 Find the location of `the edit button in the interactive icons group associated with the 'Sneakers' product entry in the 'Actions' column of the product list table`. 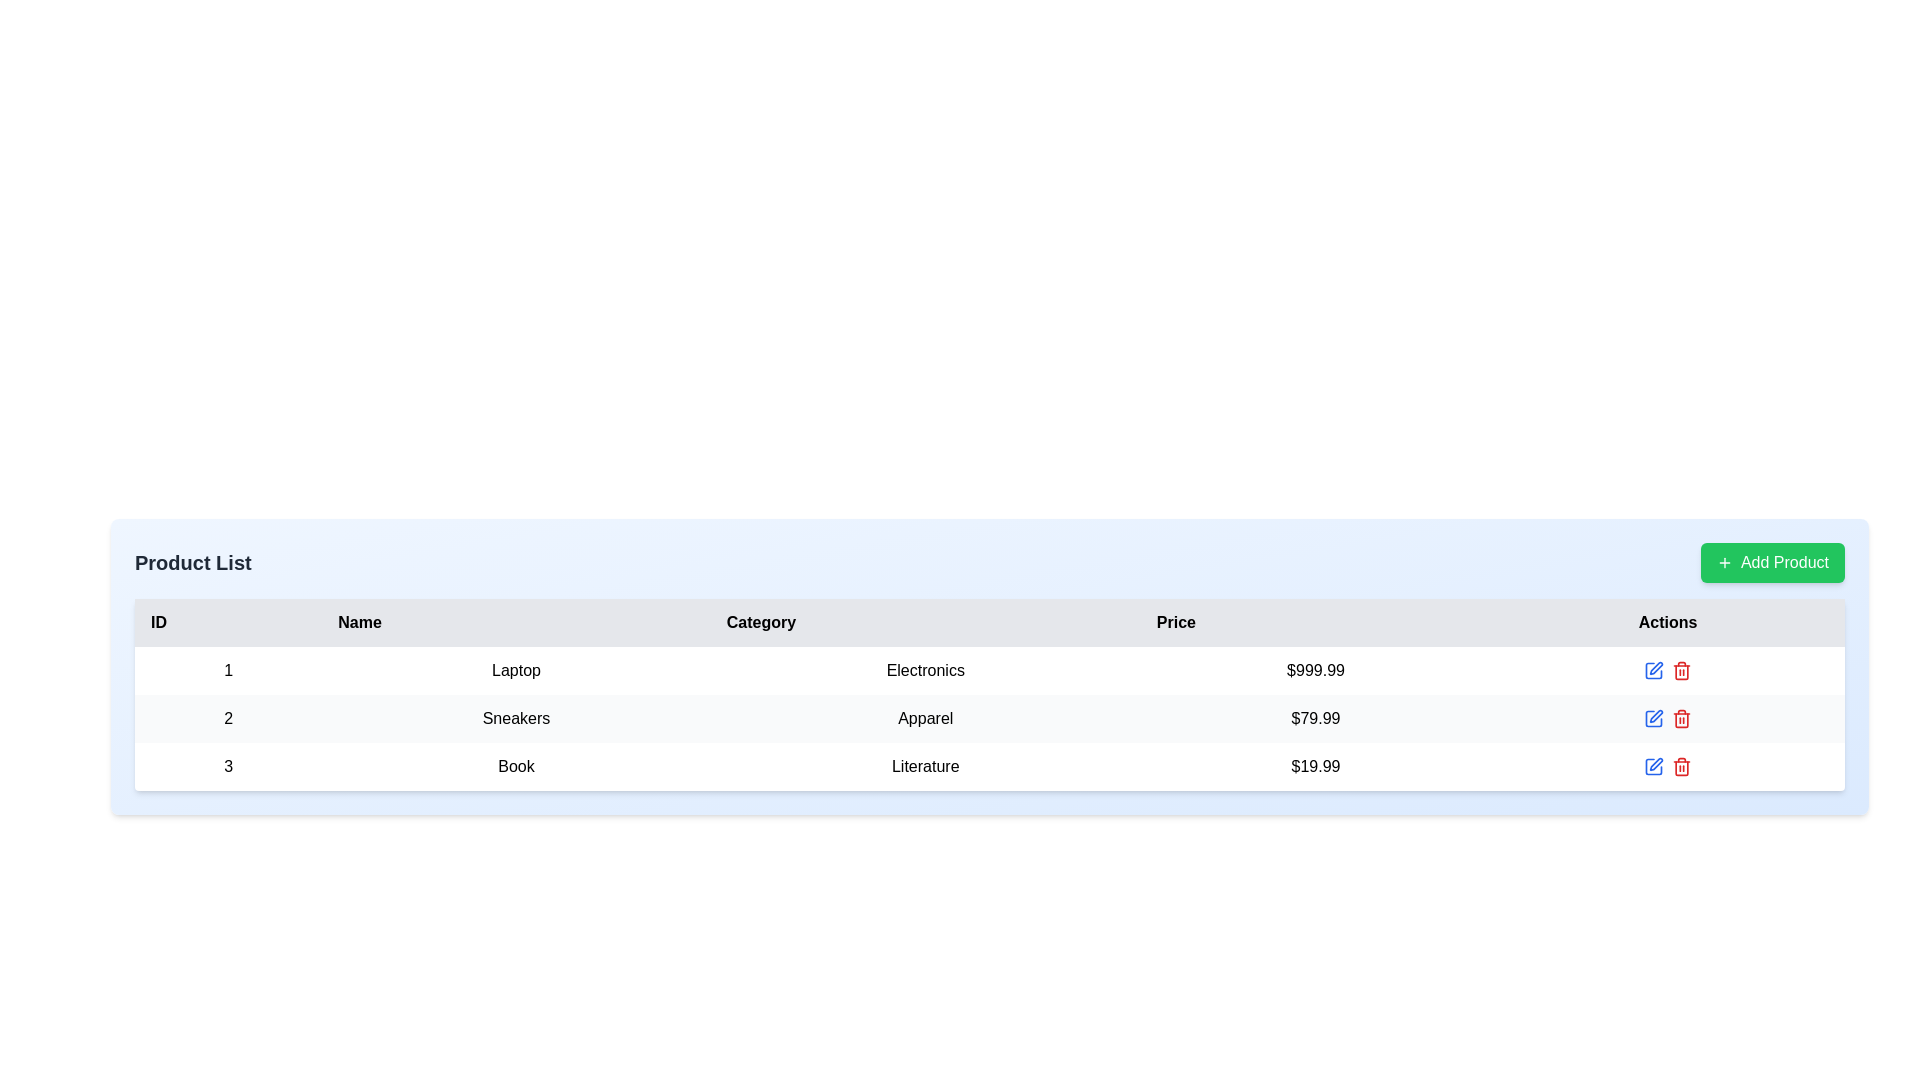

the edit button in the interactive icons group associated with the 'Sneakers' product entry in the 'Actions' column of the product list table is located at coordinates (1668, 717).